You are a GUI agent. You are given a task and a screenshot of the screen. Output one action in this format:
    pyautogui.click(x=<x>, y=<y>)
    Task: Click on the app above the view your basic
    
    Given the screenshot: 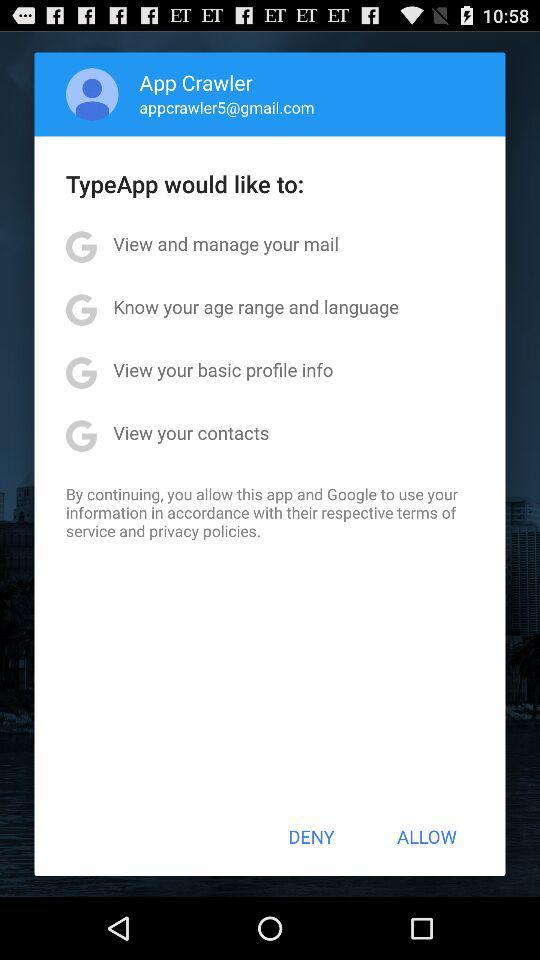 What is the action you would take?
    pyautogui.click(x=256, y=306)
    